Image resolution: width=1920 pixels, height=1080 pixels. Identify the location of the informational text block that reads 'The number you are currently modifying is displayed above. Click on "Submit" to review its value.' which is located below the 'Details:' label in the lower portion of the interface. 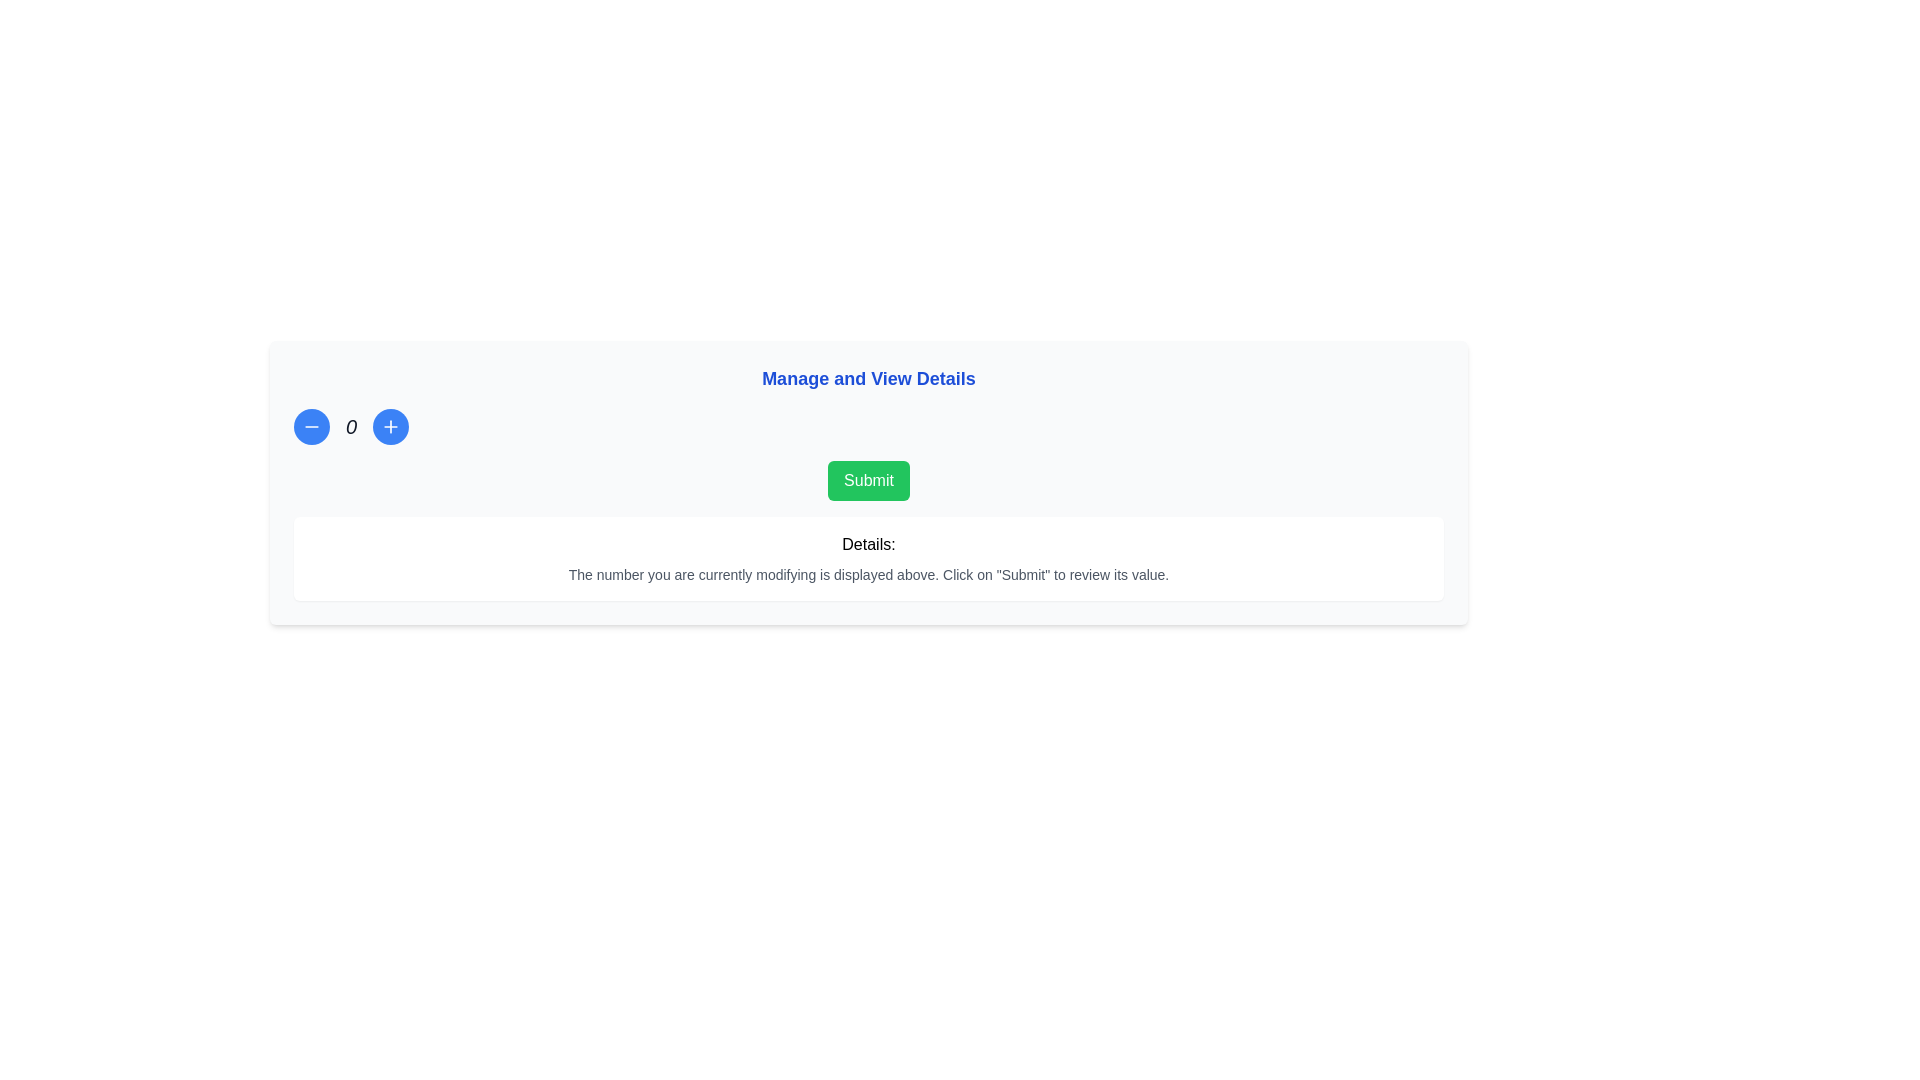
(868, 574).